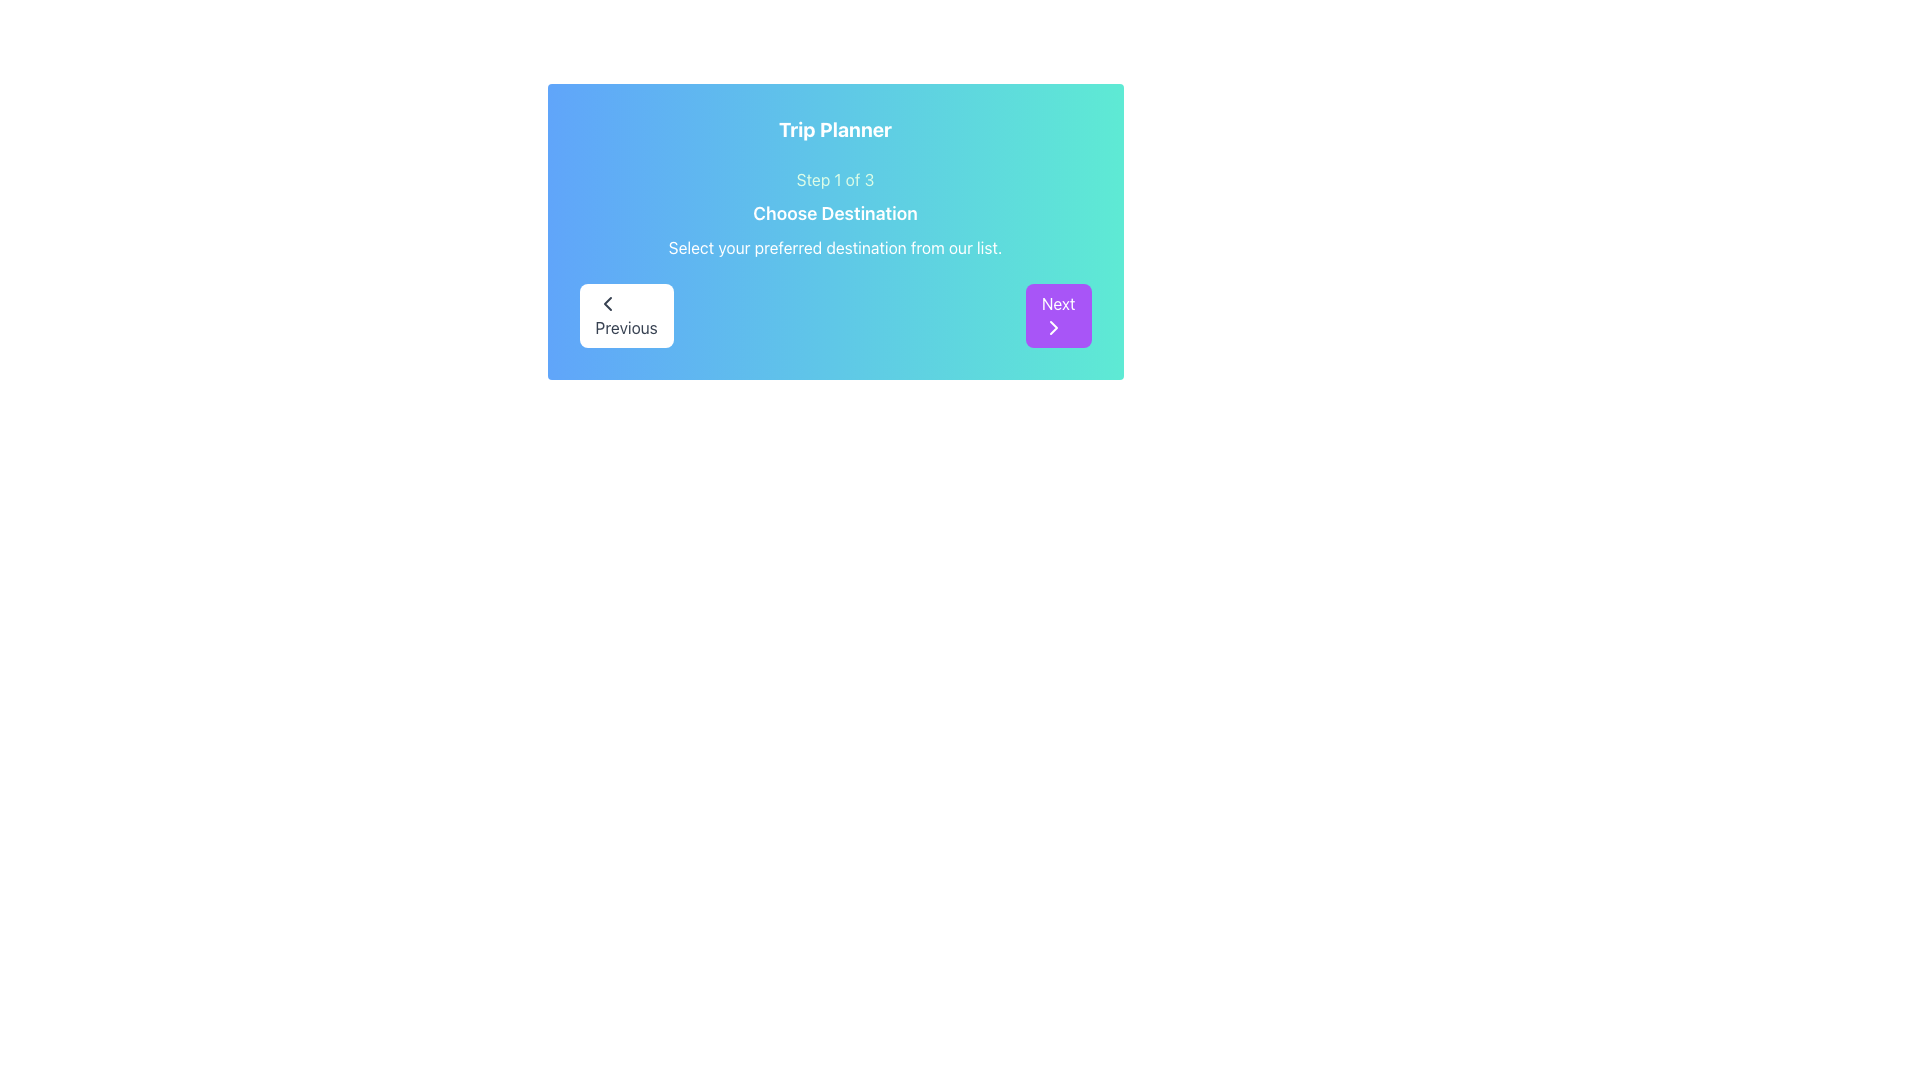  What do you see at coordinates (606, 304) in the screenshot?
I see `the 'Previous' button icon in the bottom-left area of the 'Trip Planner' interface` at bounding box center [606, 304].